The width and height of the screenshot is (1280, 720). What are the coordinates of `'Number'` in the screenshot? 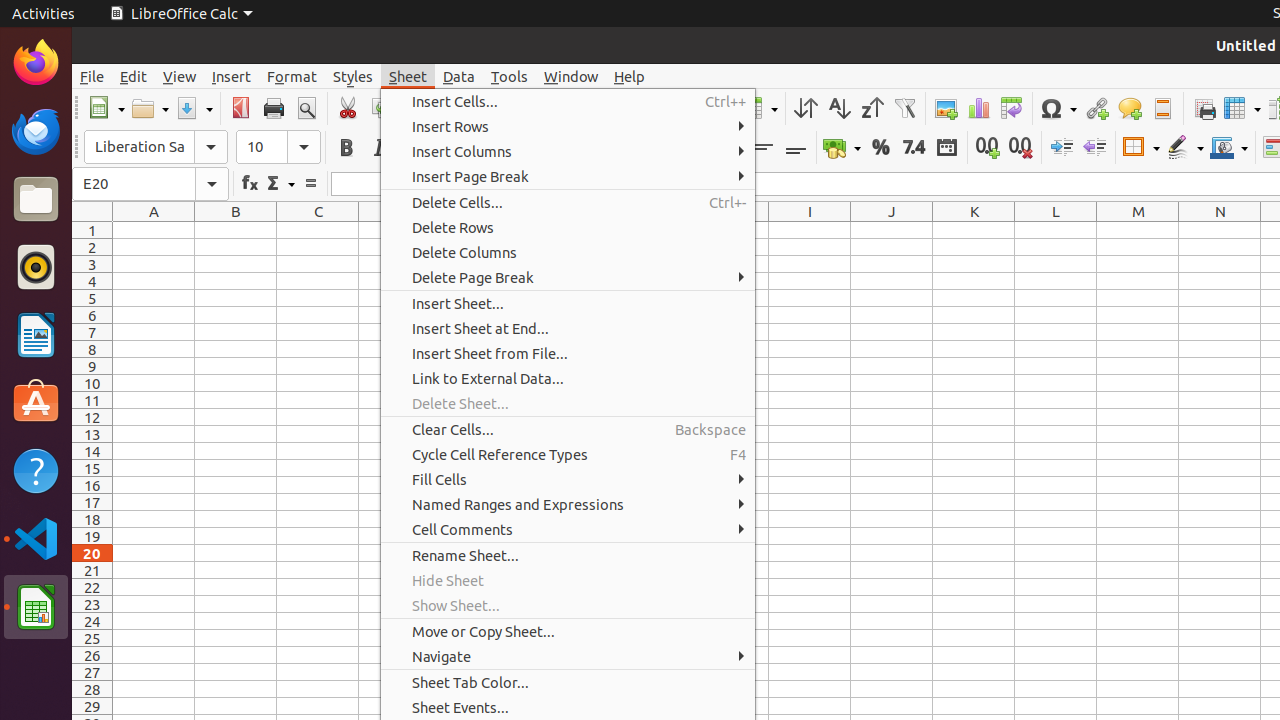 It's located at (912, 146).